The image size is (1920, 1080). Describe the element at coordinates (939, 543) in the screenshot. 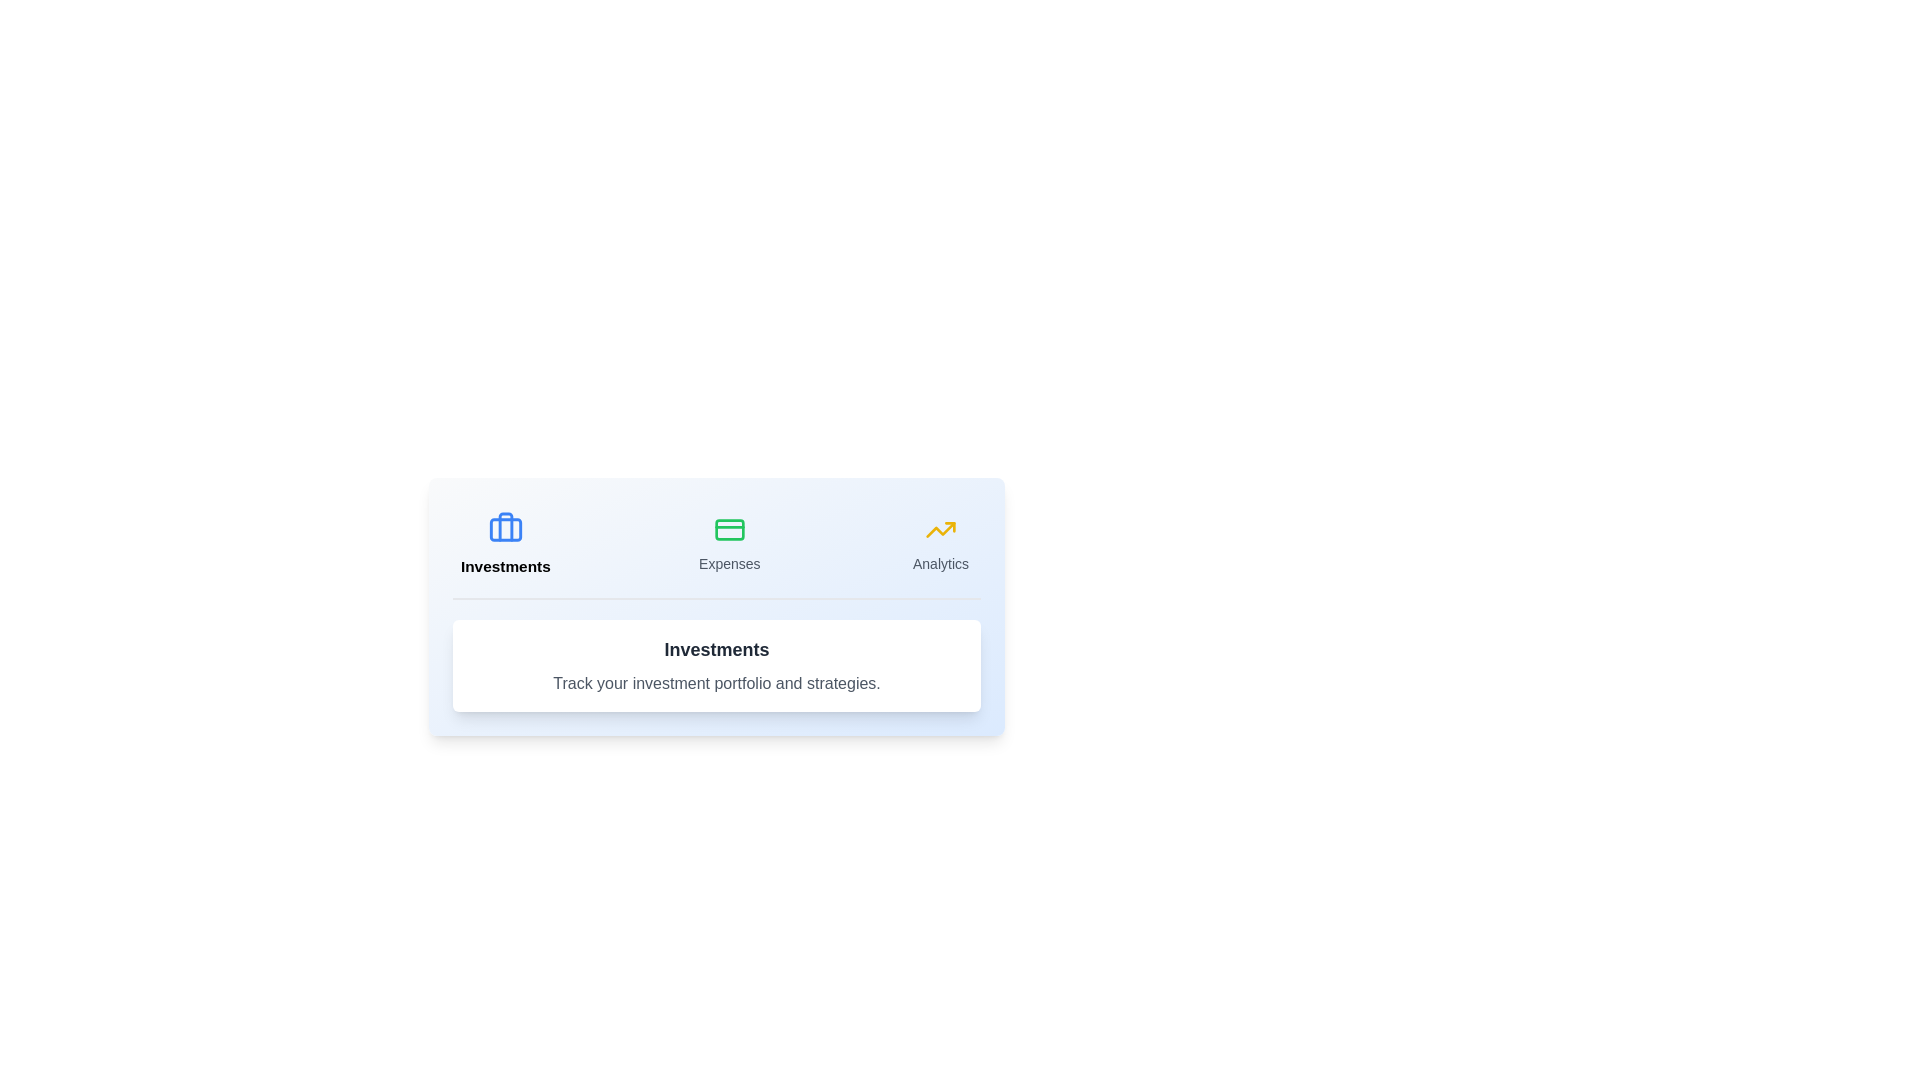

I see `the Analytics tab to view its content` at that location.